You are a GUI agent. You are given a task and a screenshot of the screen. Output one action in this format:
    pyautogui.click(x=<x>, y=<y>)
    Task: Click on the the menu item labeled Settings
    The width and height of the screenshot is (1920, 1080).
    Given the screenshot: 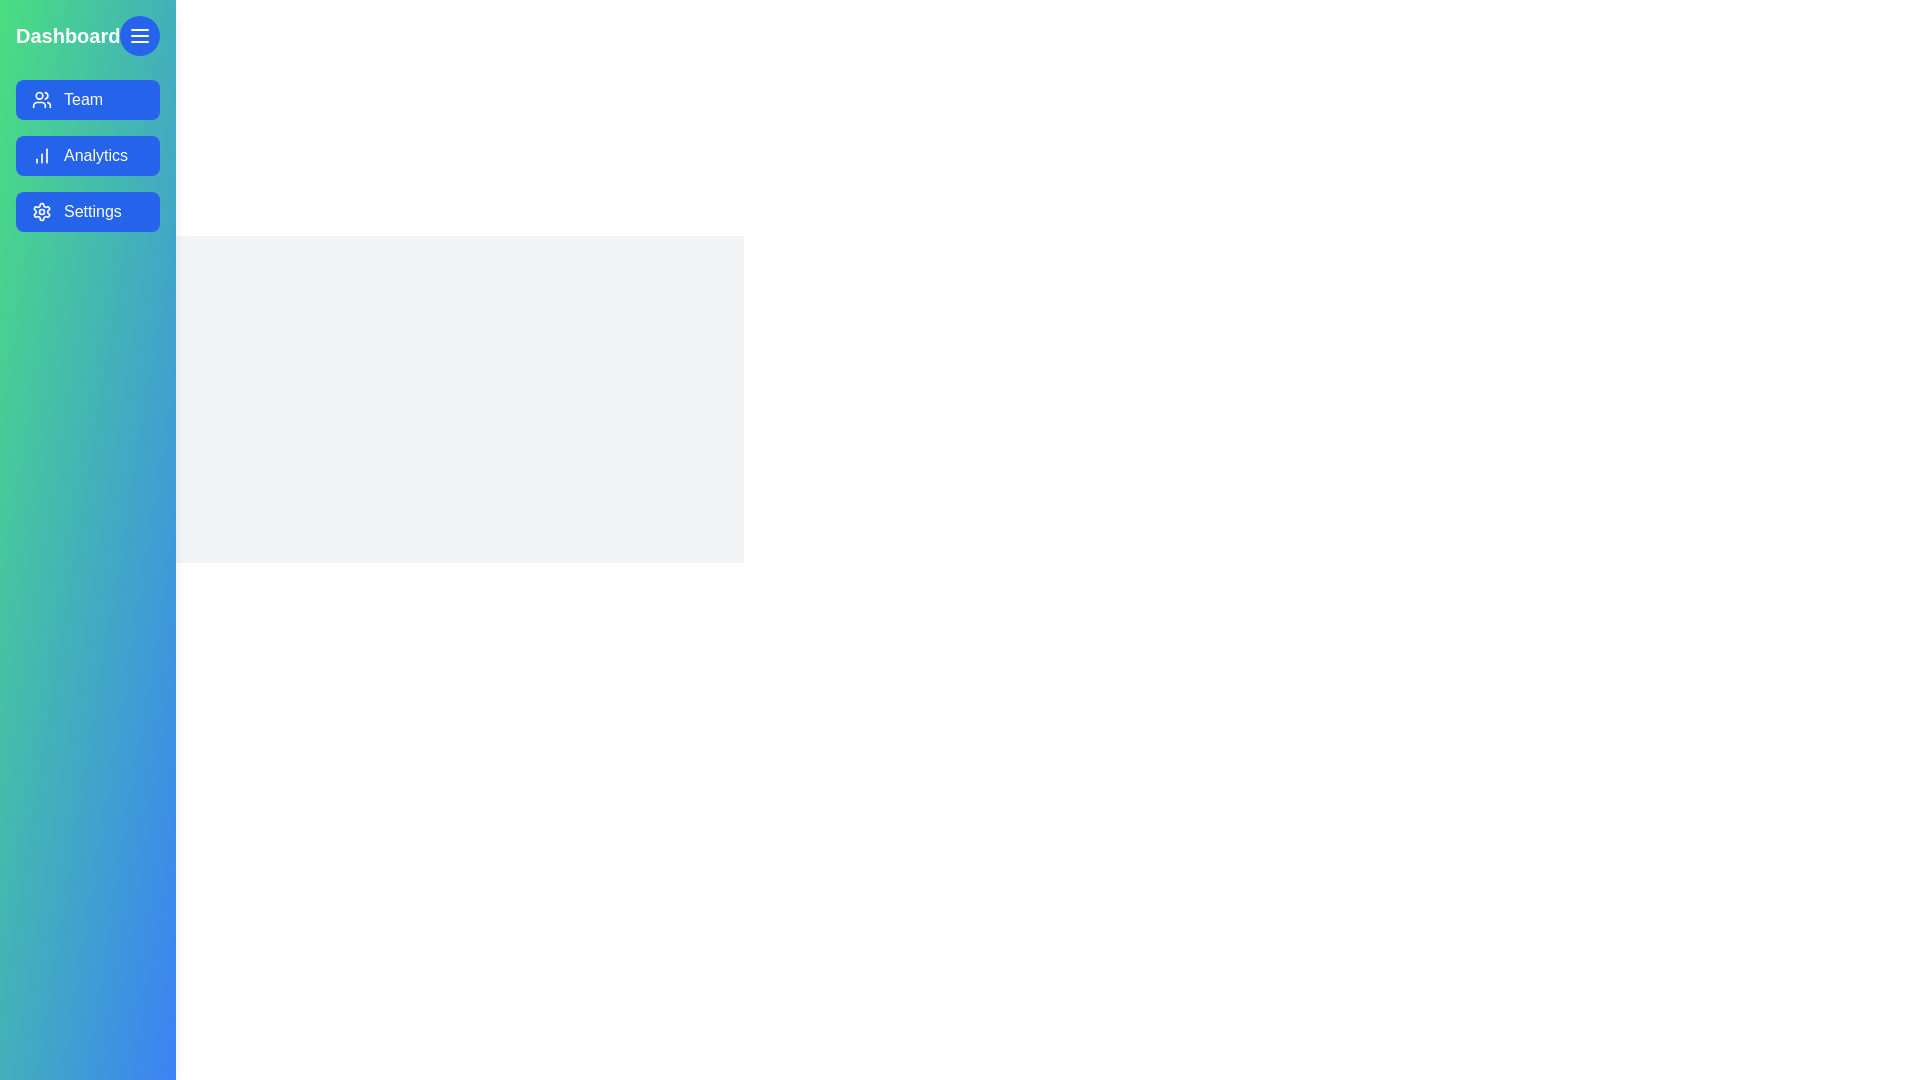 What is the action you would take?
    pyautogui.click(x=87, y=212)
    